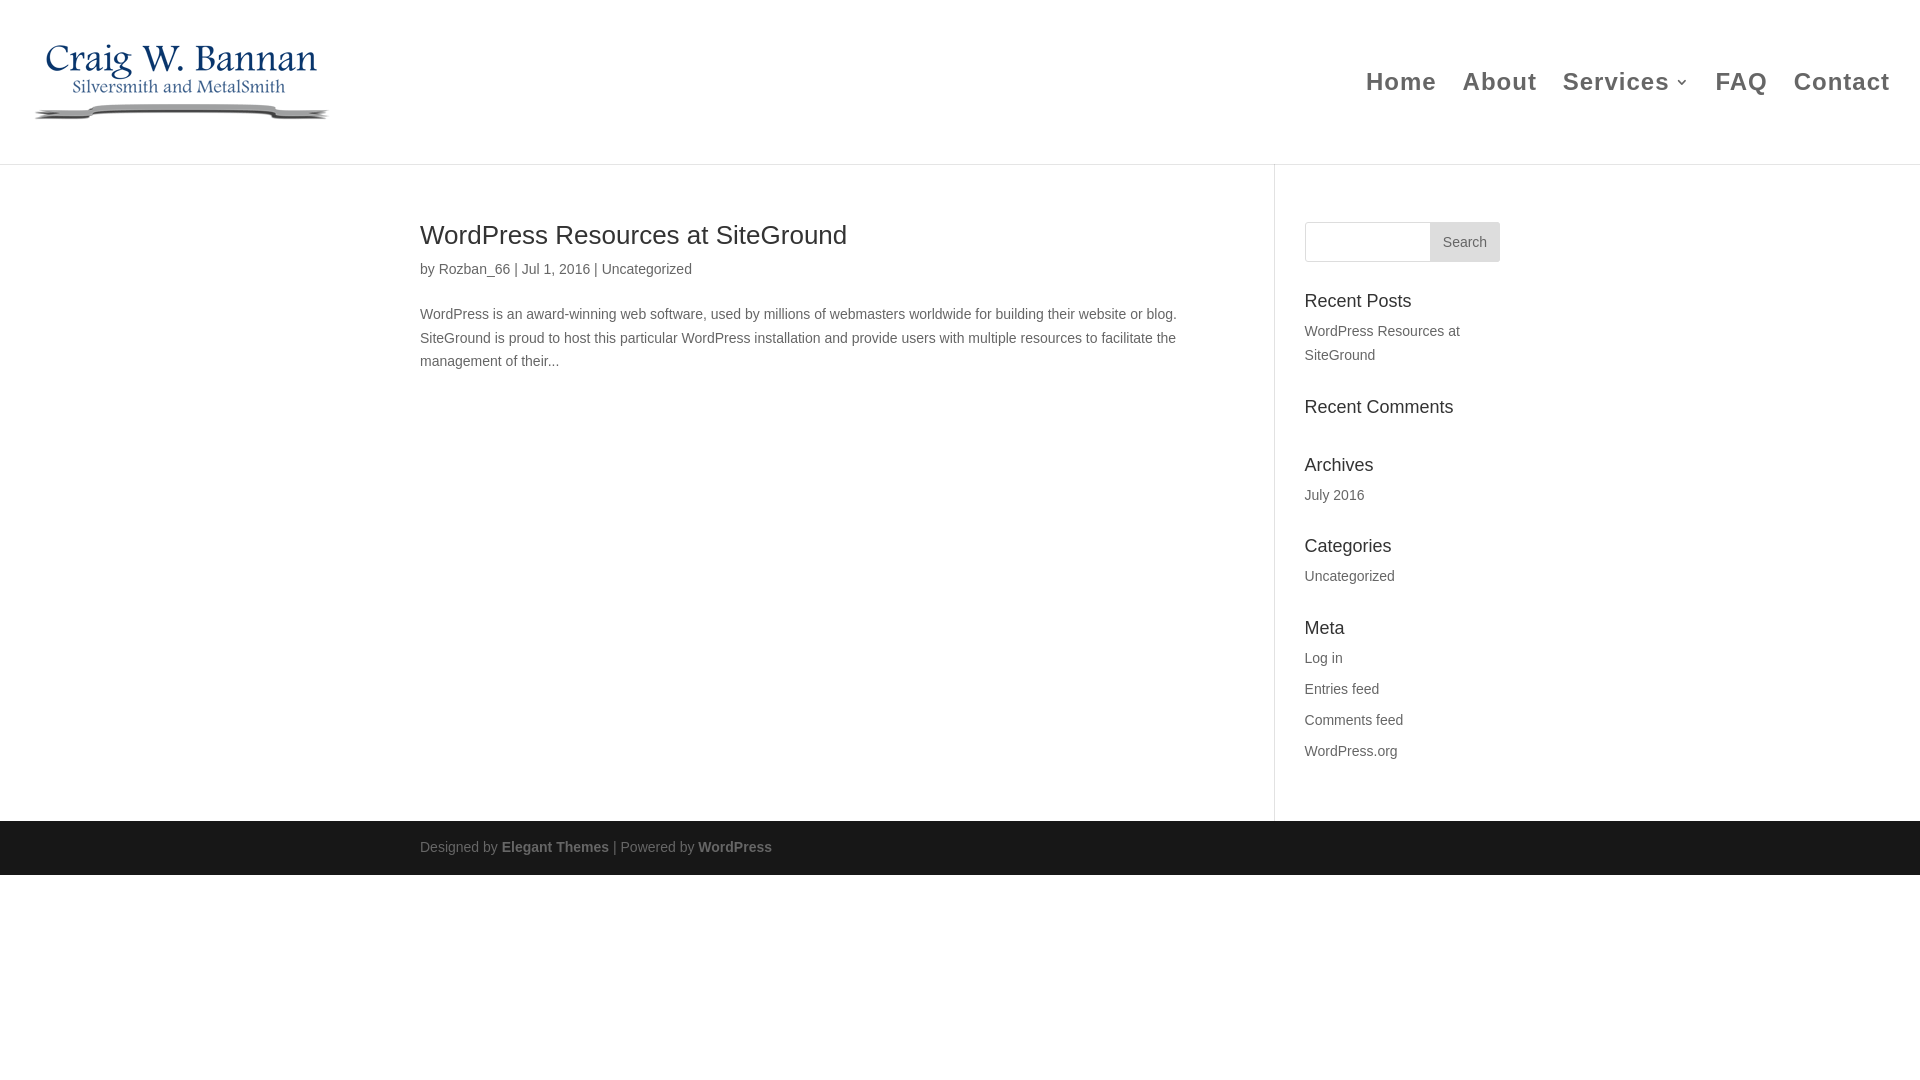 Image resolution: width=1920 pixels, height=1080 pixels. I want to click on 'About', so click(1499, 119).